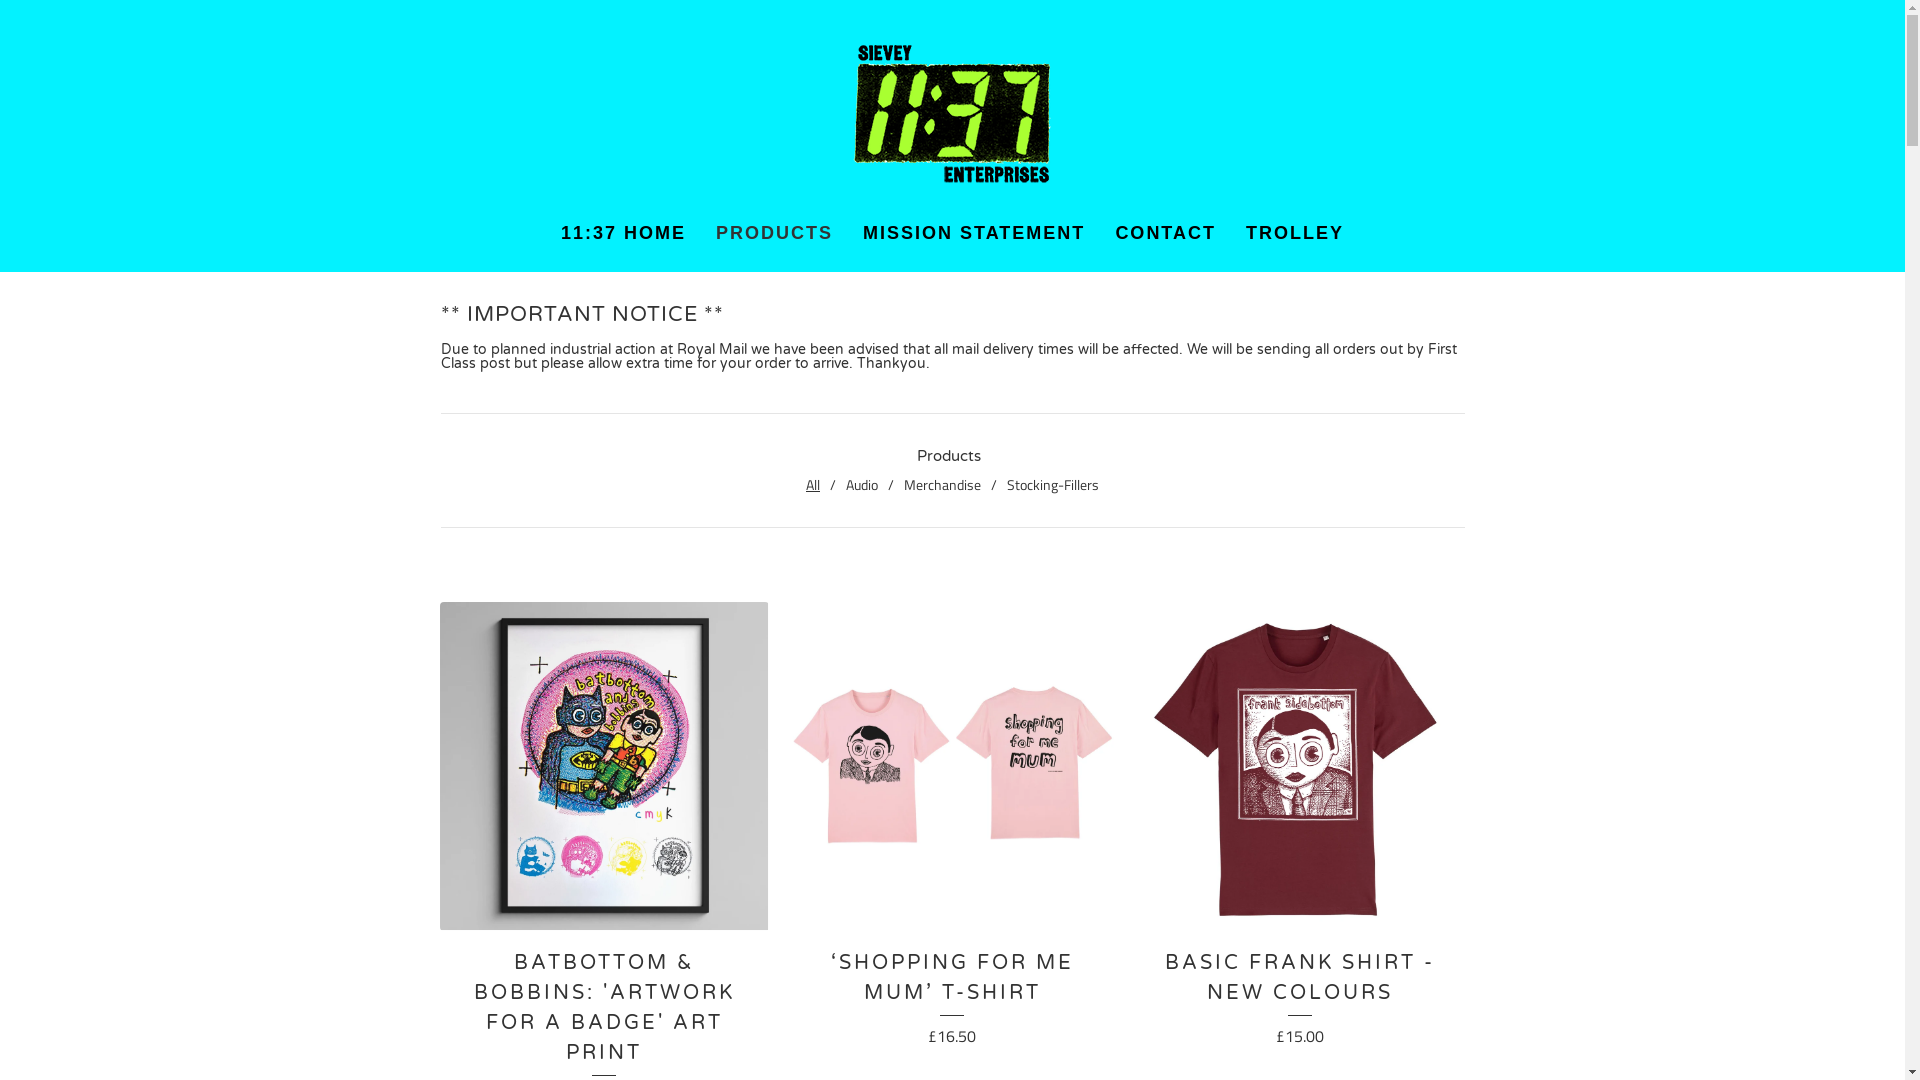 The height and width of the screenshot is (1080, 1920). What do you see at coordinates (773, 231) in the screenshot?
I see `'PRODUCTS'` at bounding box center [773, 231].